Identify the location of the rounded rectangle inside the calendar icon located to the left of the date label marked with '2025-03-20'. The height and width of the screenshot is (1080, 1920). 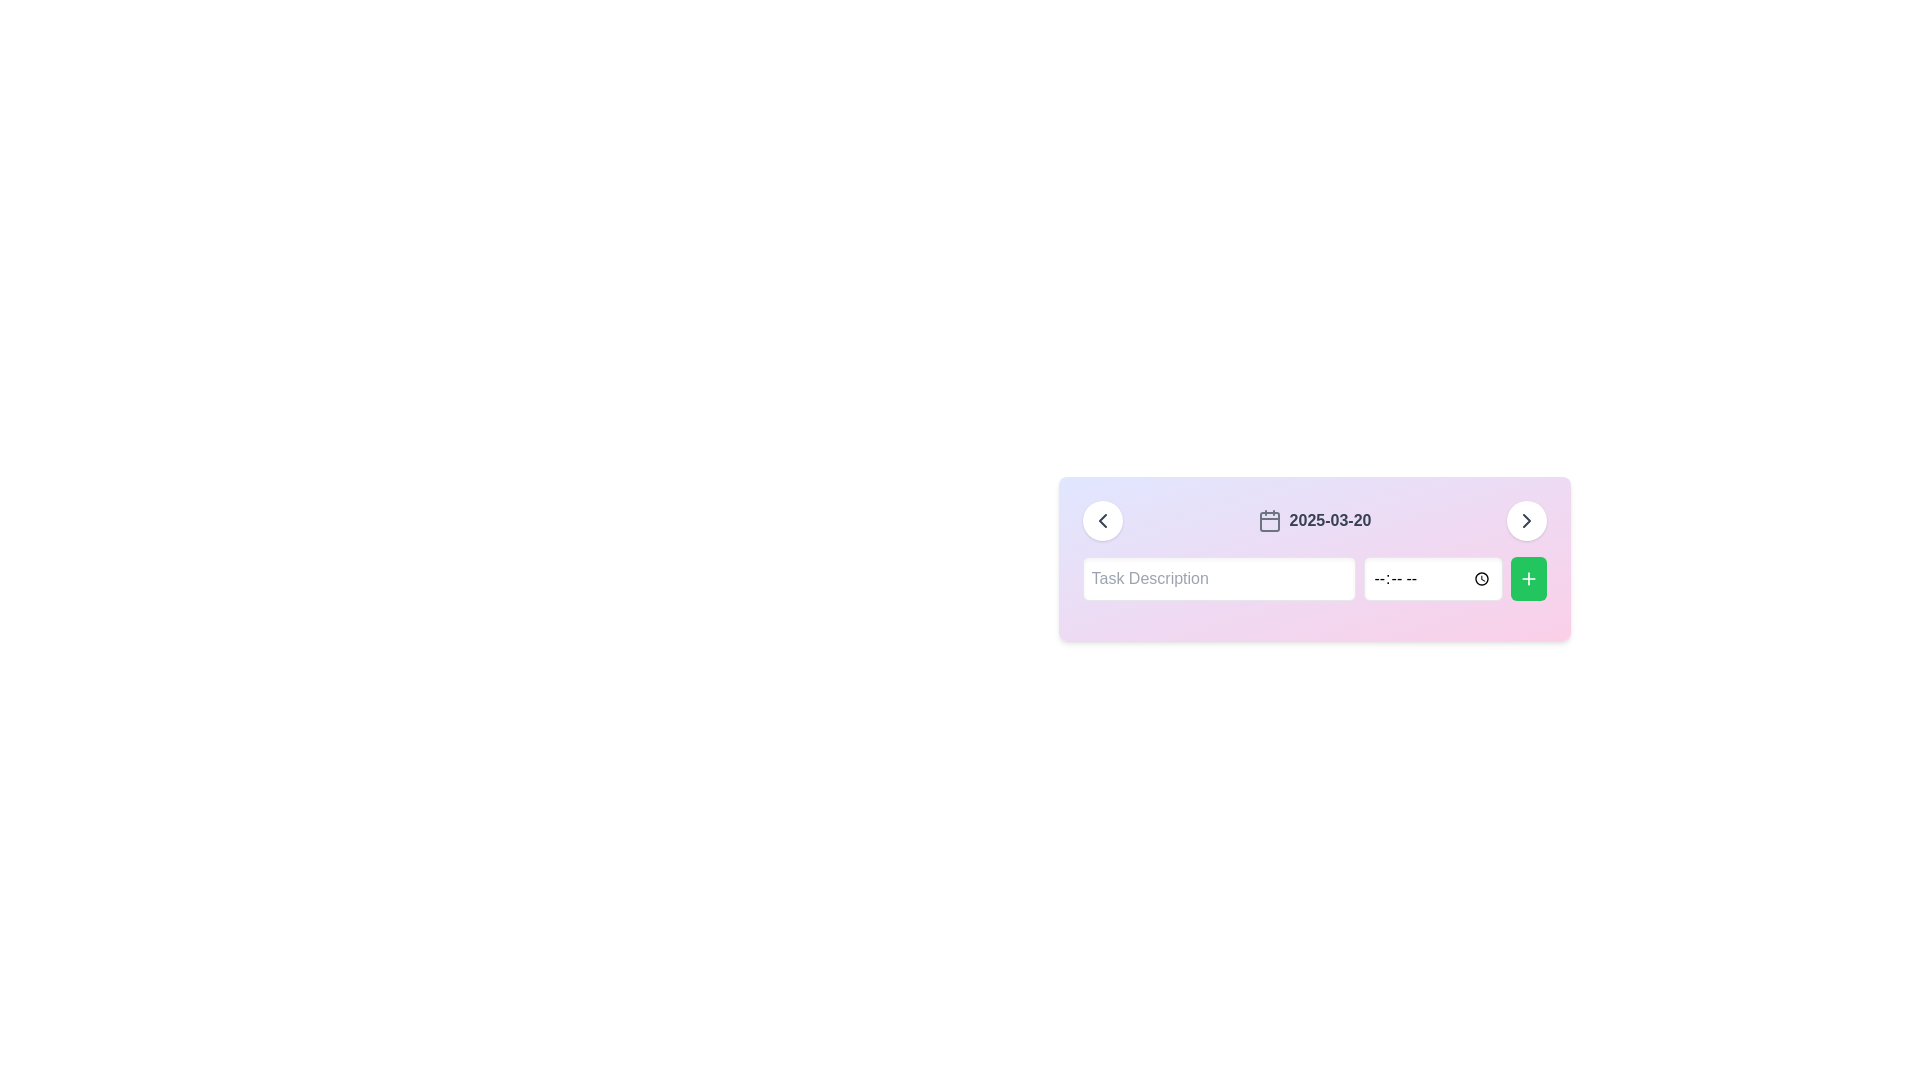
(1268, 520).